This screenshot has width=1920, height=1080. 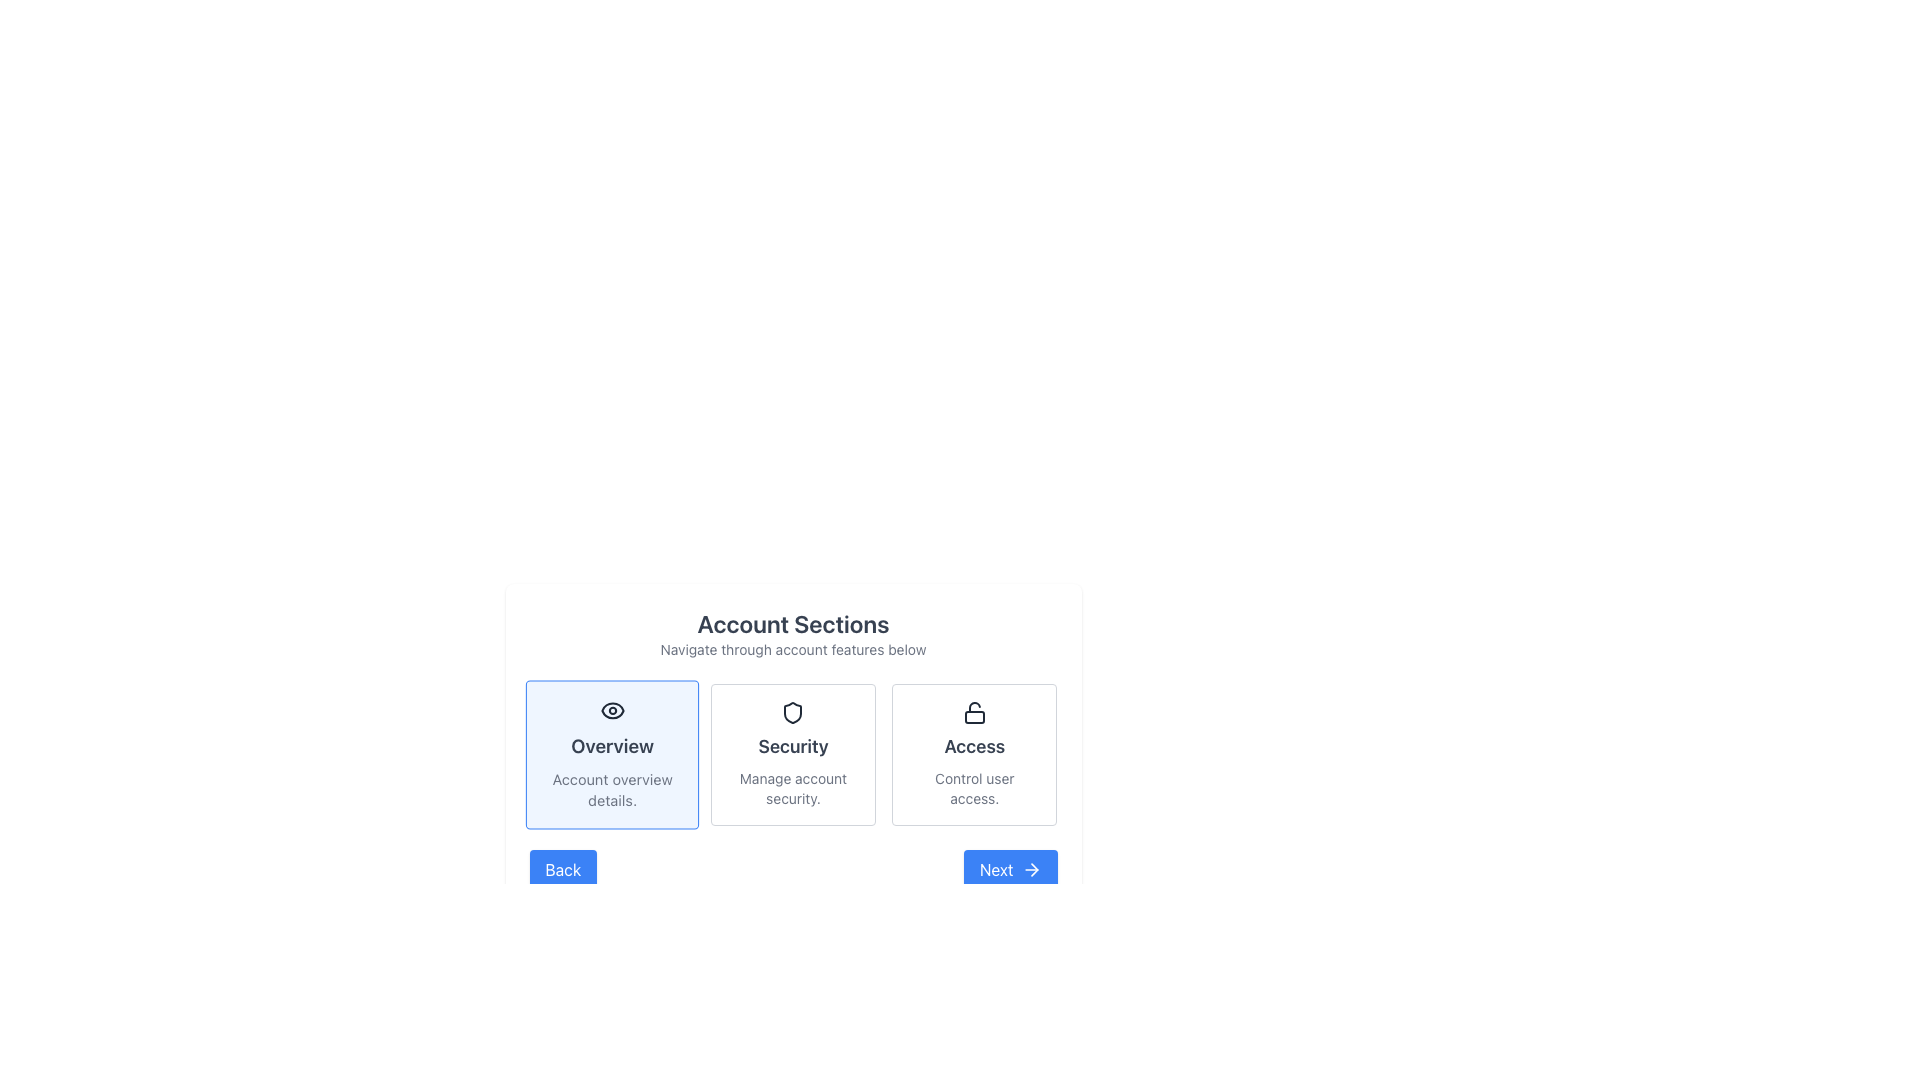 What do you see at coordinates (974, 788) in the screenshot?
I see `the text label that contains 'Control user access.' styled in small, gray-colored text, located below the bold label 'Access' within the rightmost bordered card` at bounding box center [974, 788].